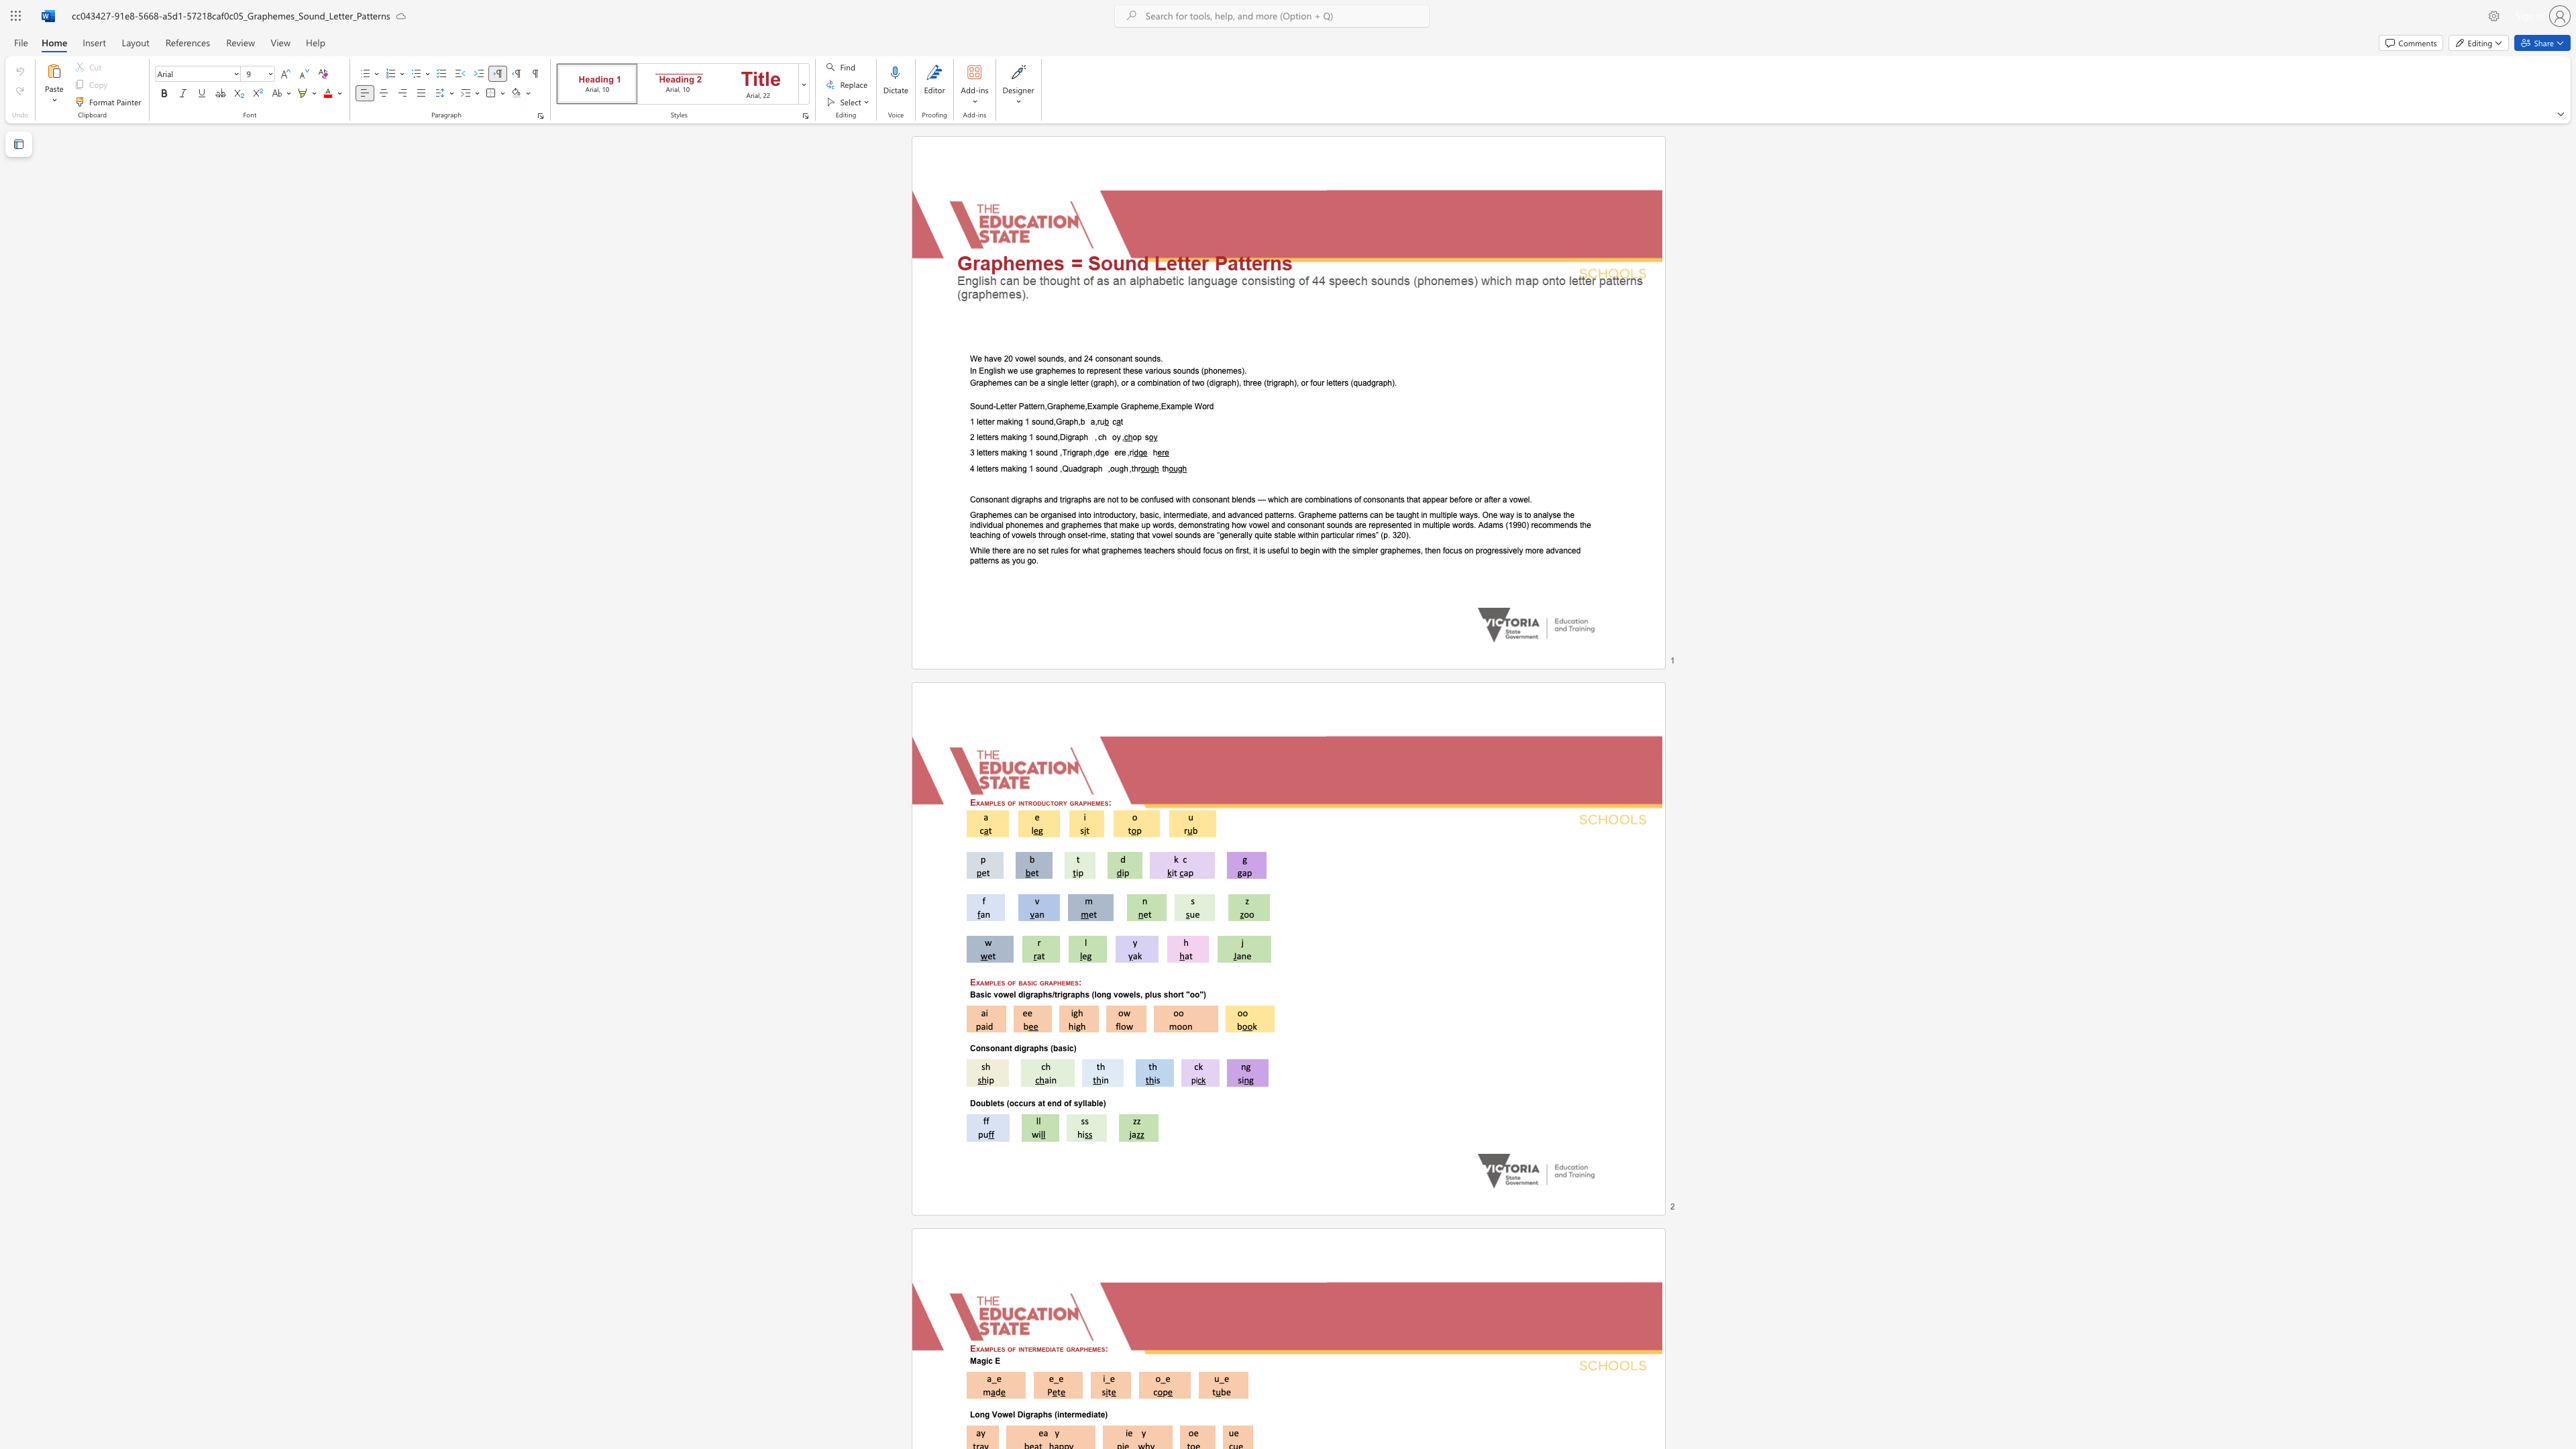  What do you see at coordinates (1095, 452) in the screenshot?
I see `the subset text "dg" within the text "3 letters making 1 sound  ,Trigraph ,dge    ere ,ri"` at bounding box center [1095, 452].